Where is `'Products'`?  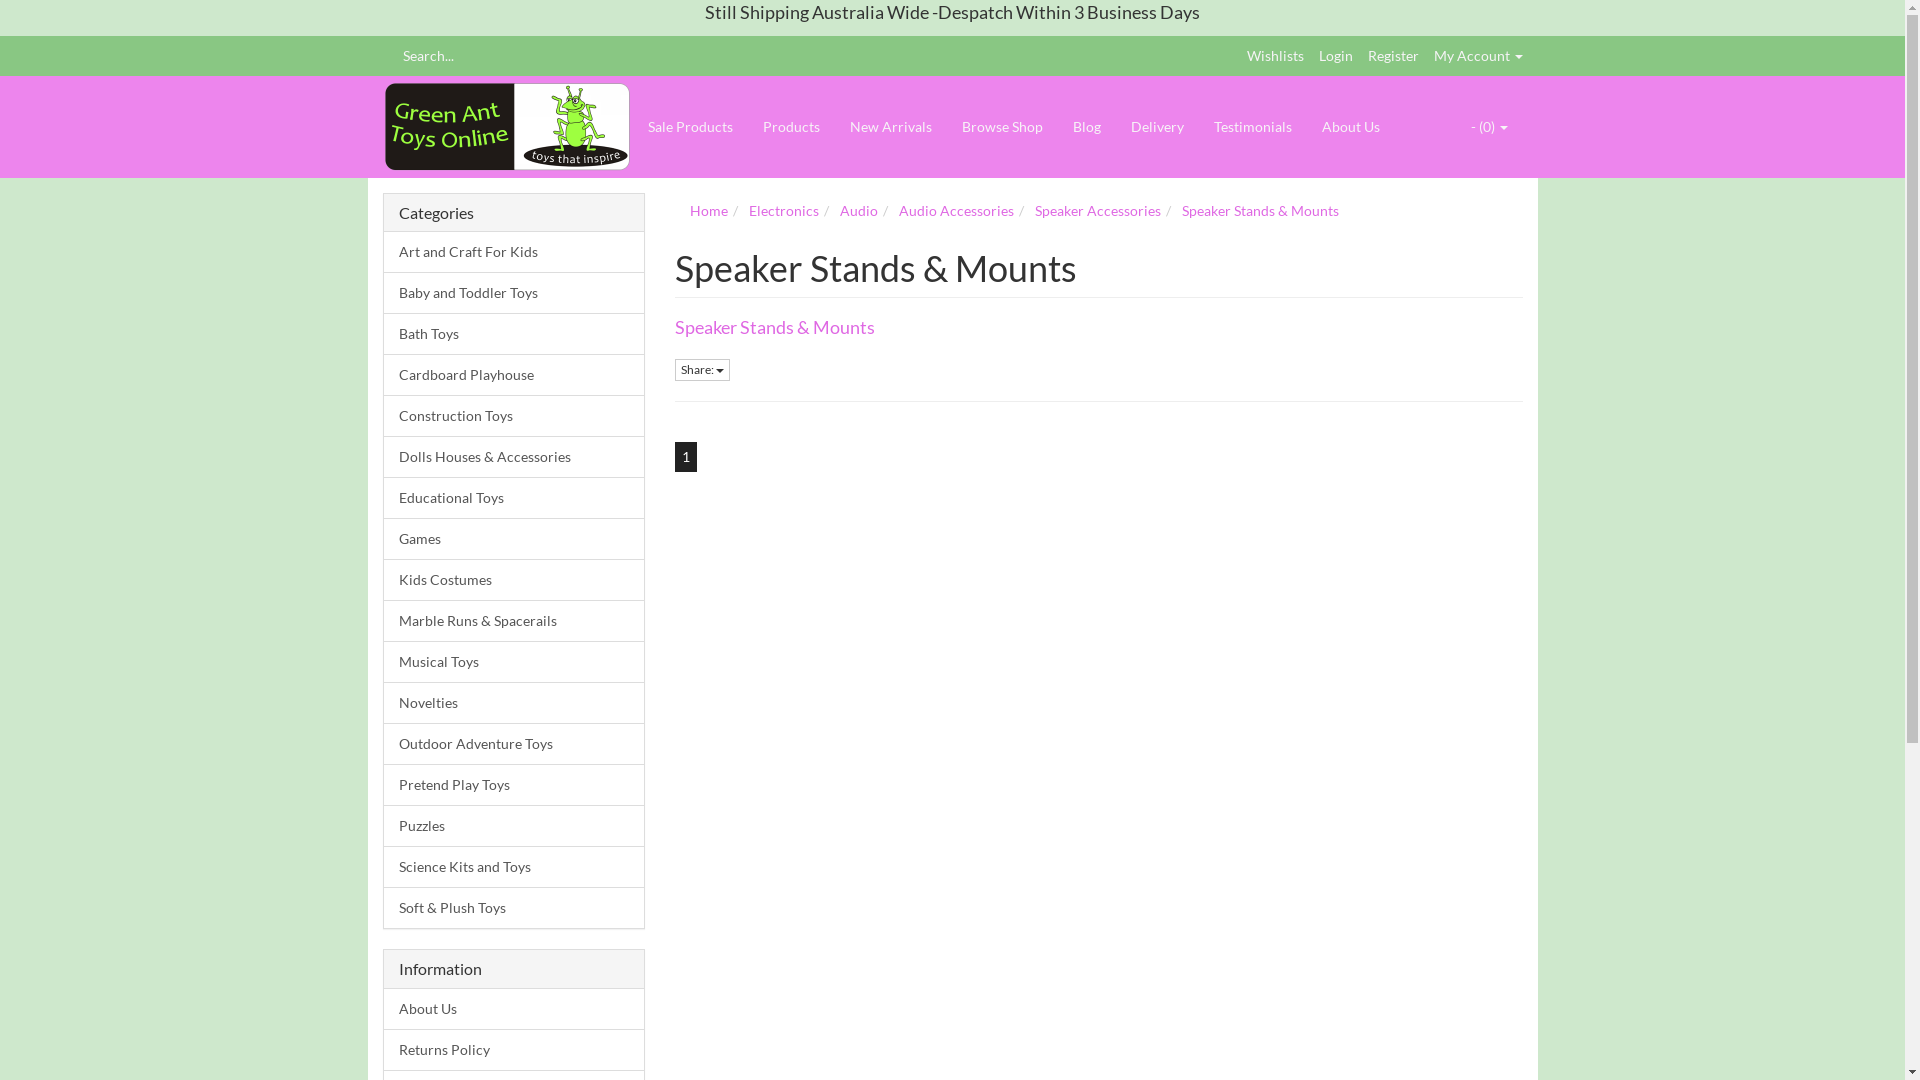
'Products' is located at coordinates (747, 127).